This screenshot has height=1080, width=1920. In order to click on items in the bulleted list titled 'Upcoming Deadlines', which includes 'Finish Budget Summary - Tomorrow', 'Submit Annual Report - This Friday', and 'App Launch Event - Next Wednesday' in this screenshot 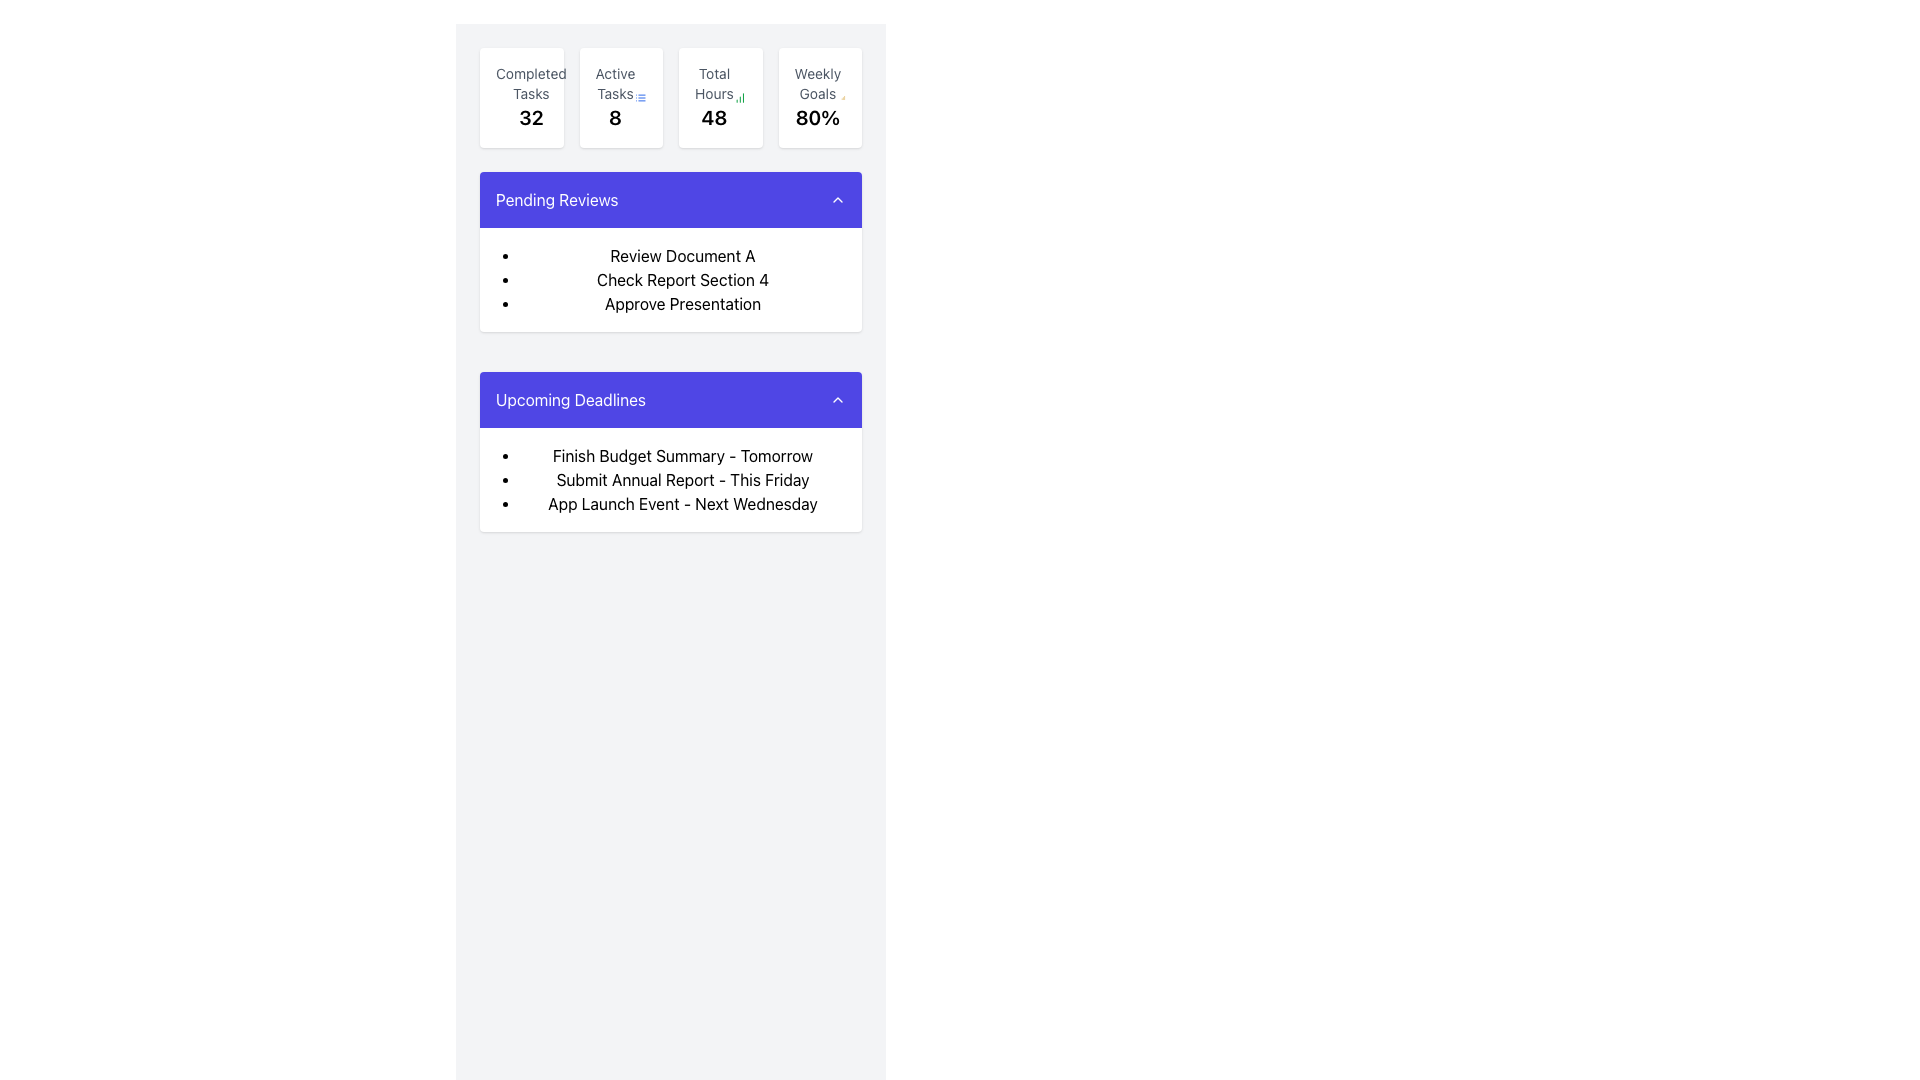, I will do `click(682, 479)`.